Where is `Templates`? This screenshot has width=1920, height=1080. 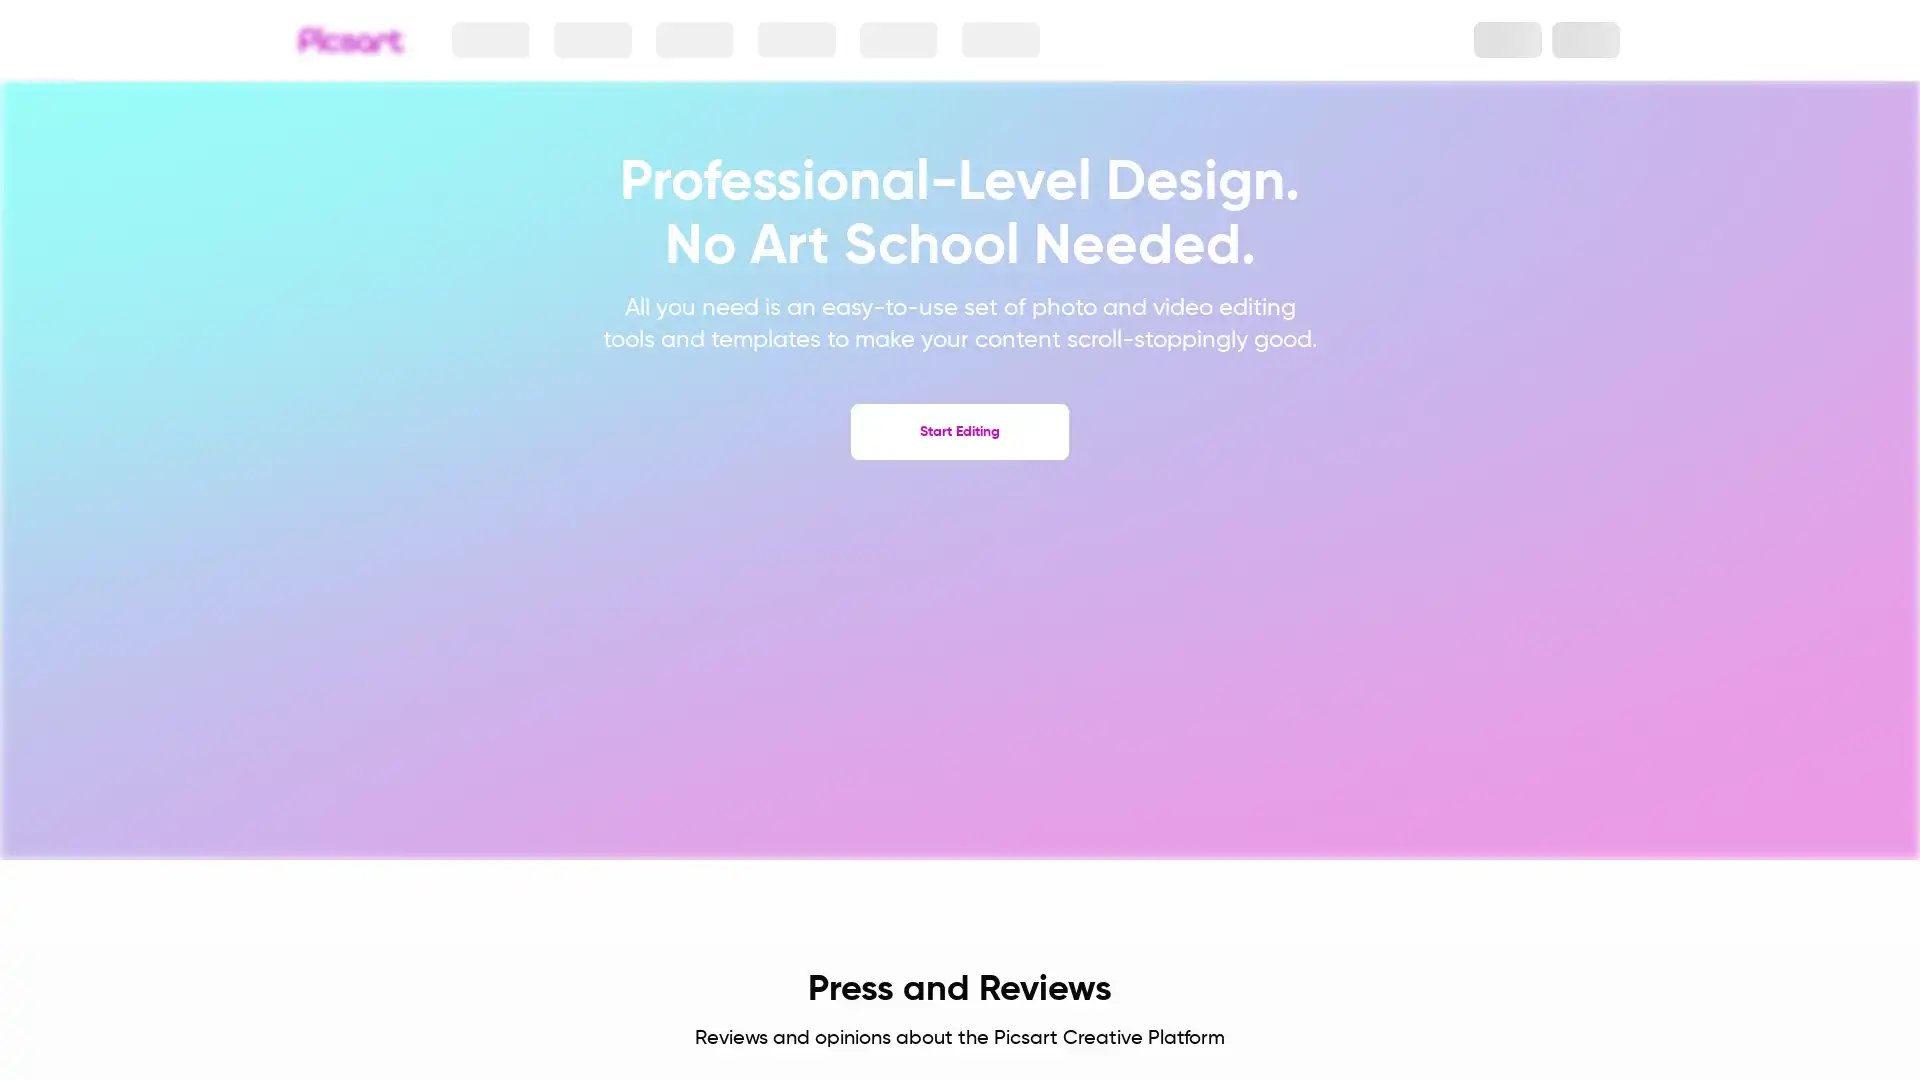 Templates is located at coordinates (991, 39).